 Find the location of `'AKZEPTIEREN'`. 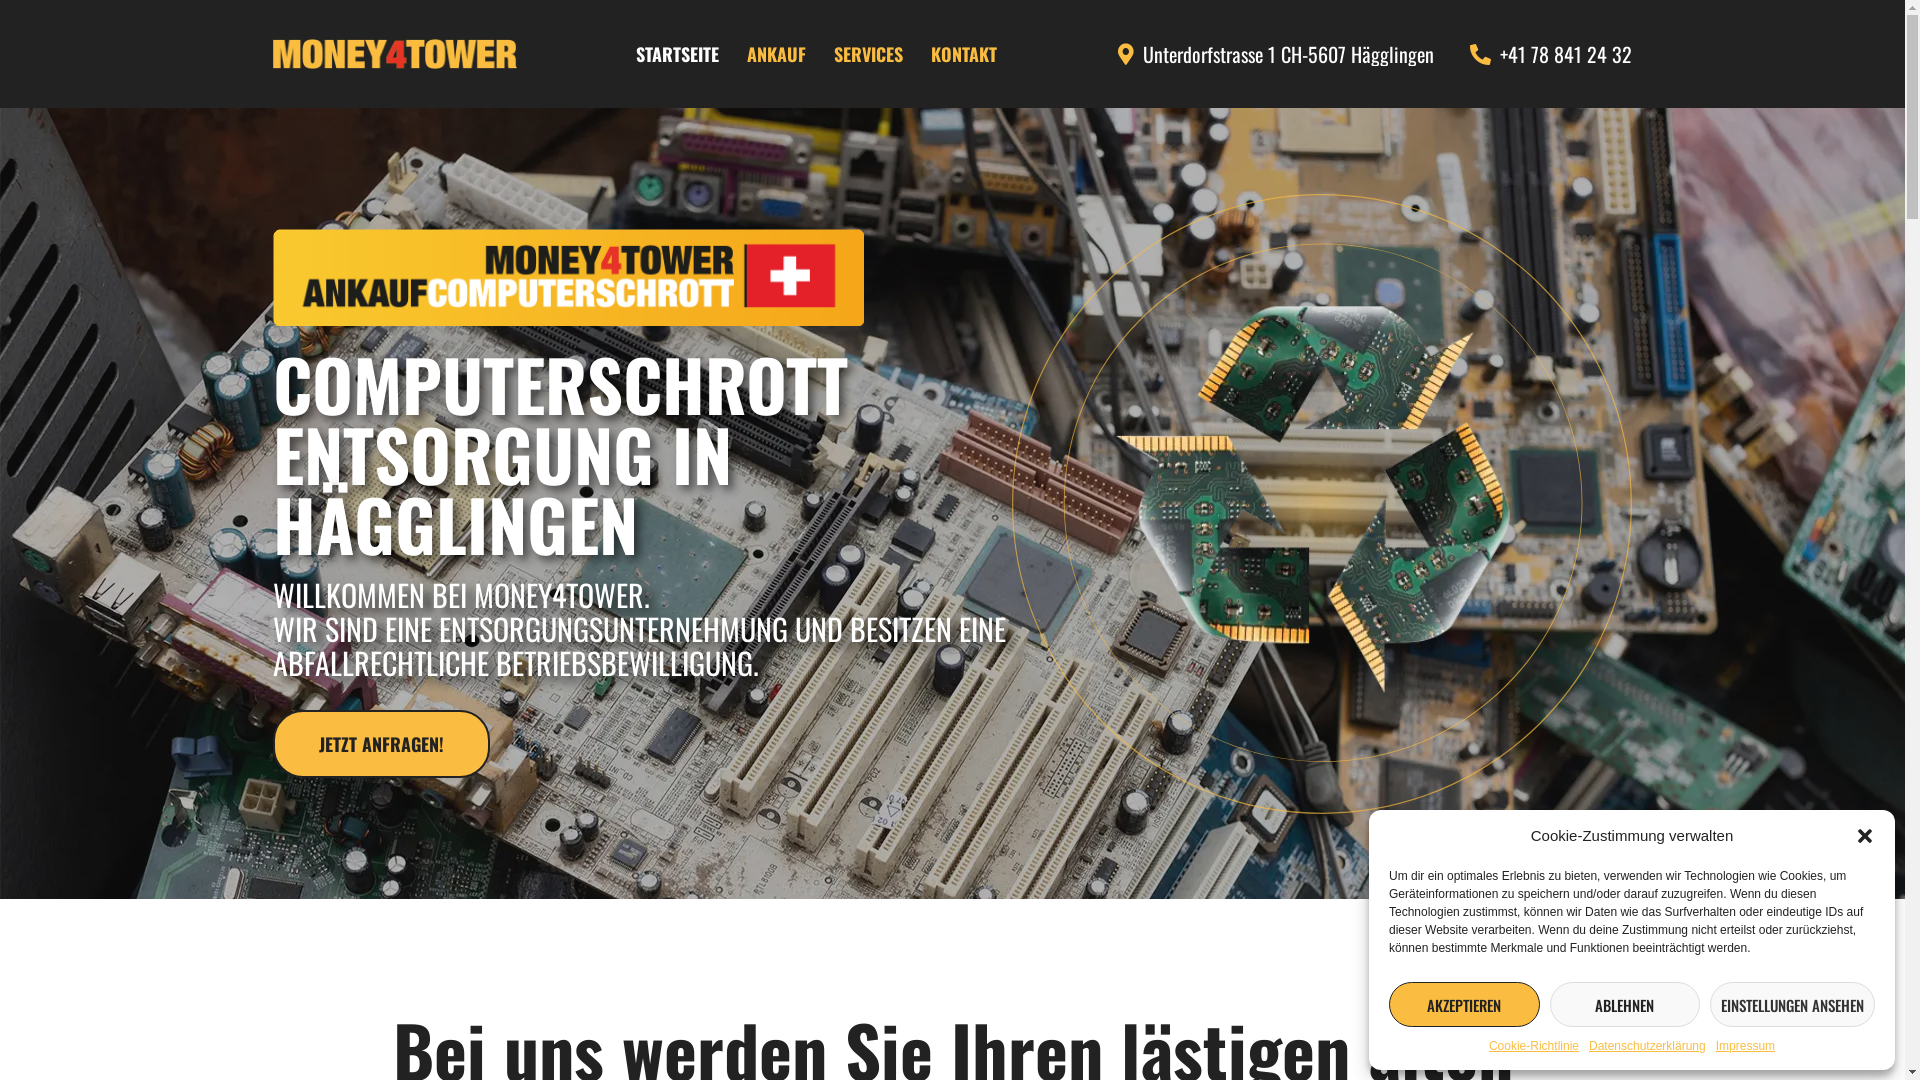

'AKZEPTIEREN' is located at coordinates (1464, 1004).